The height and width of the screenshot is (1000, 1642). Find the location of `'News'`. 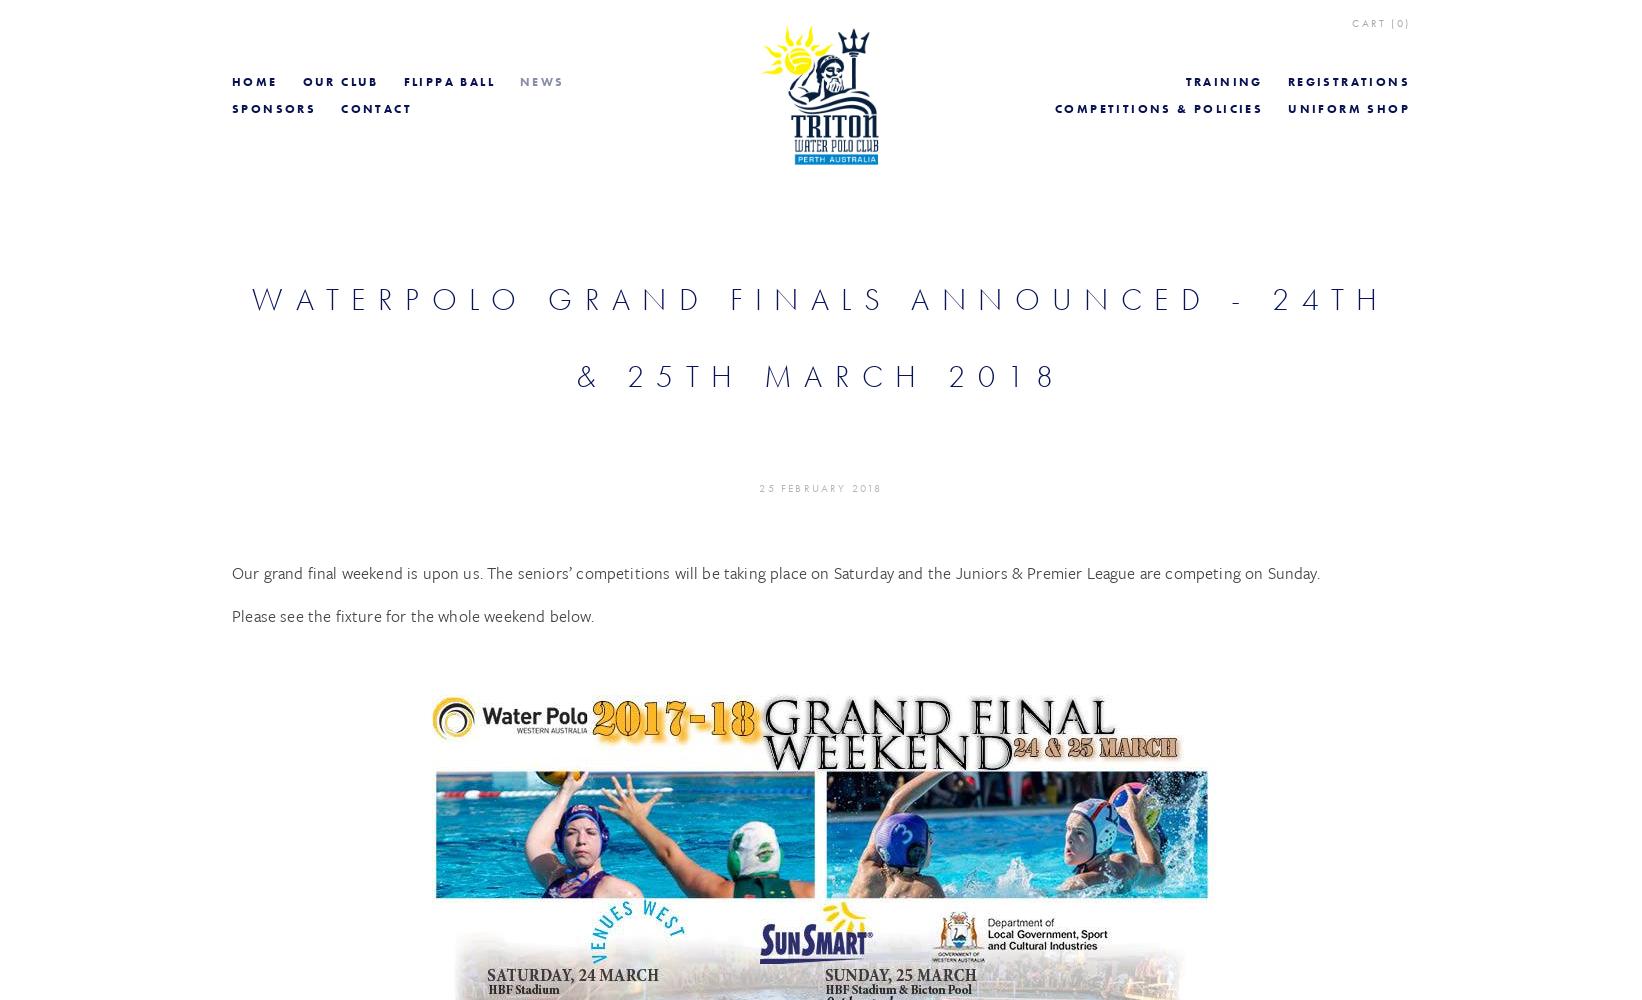

'News' is located at coordinates (542, 81).